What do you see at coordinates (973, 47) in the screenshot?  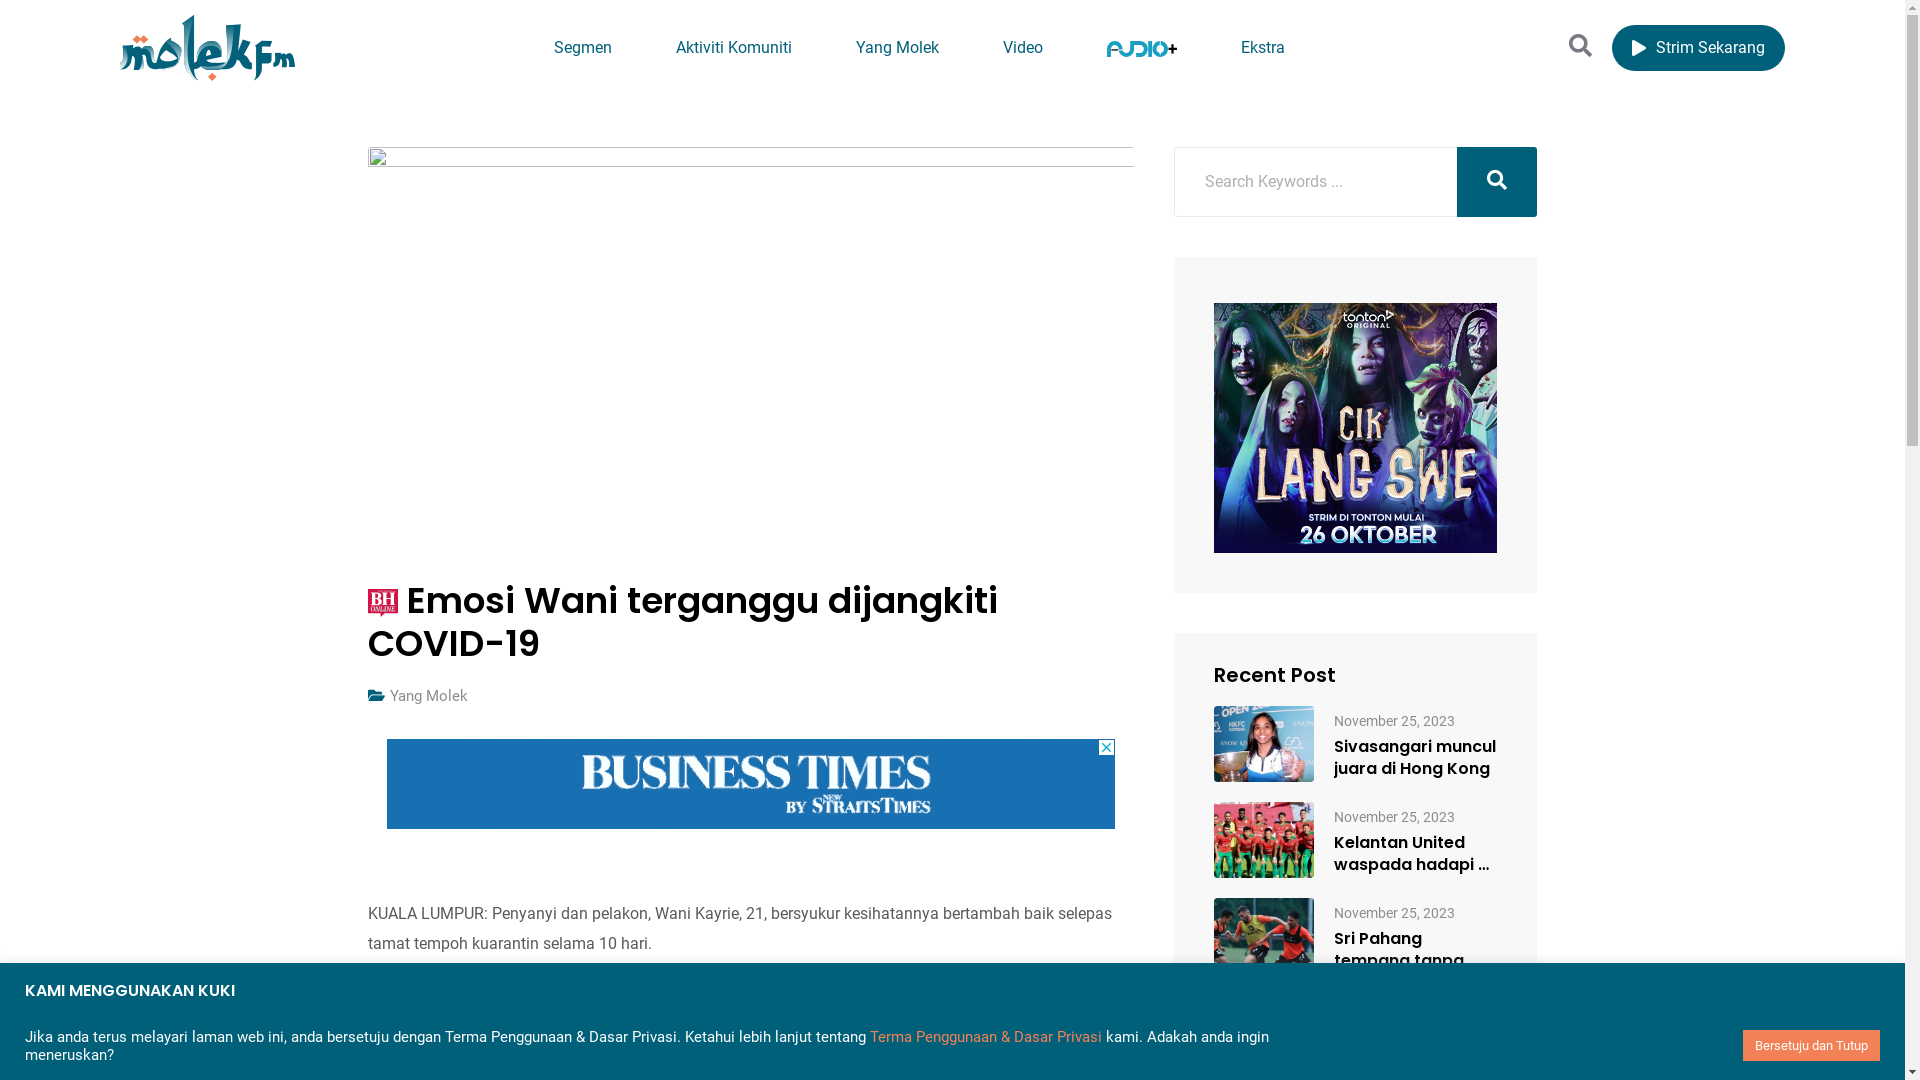 I see `'Video'` at bounding box center [973, 47].